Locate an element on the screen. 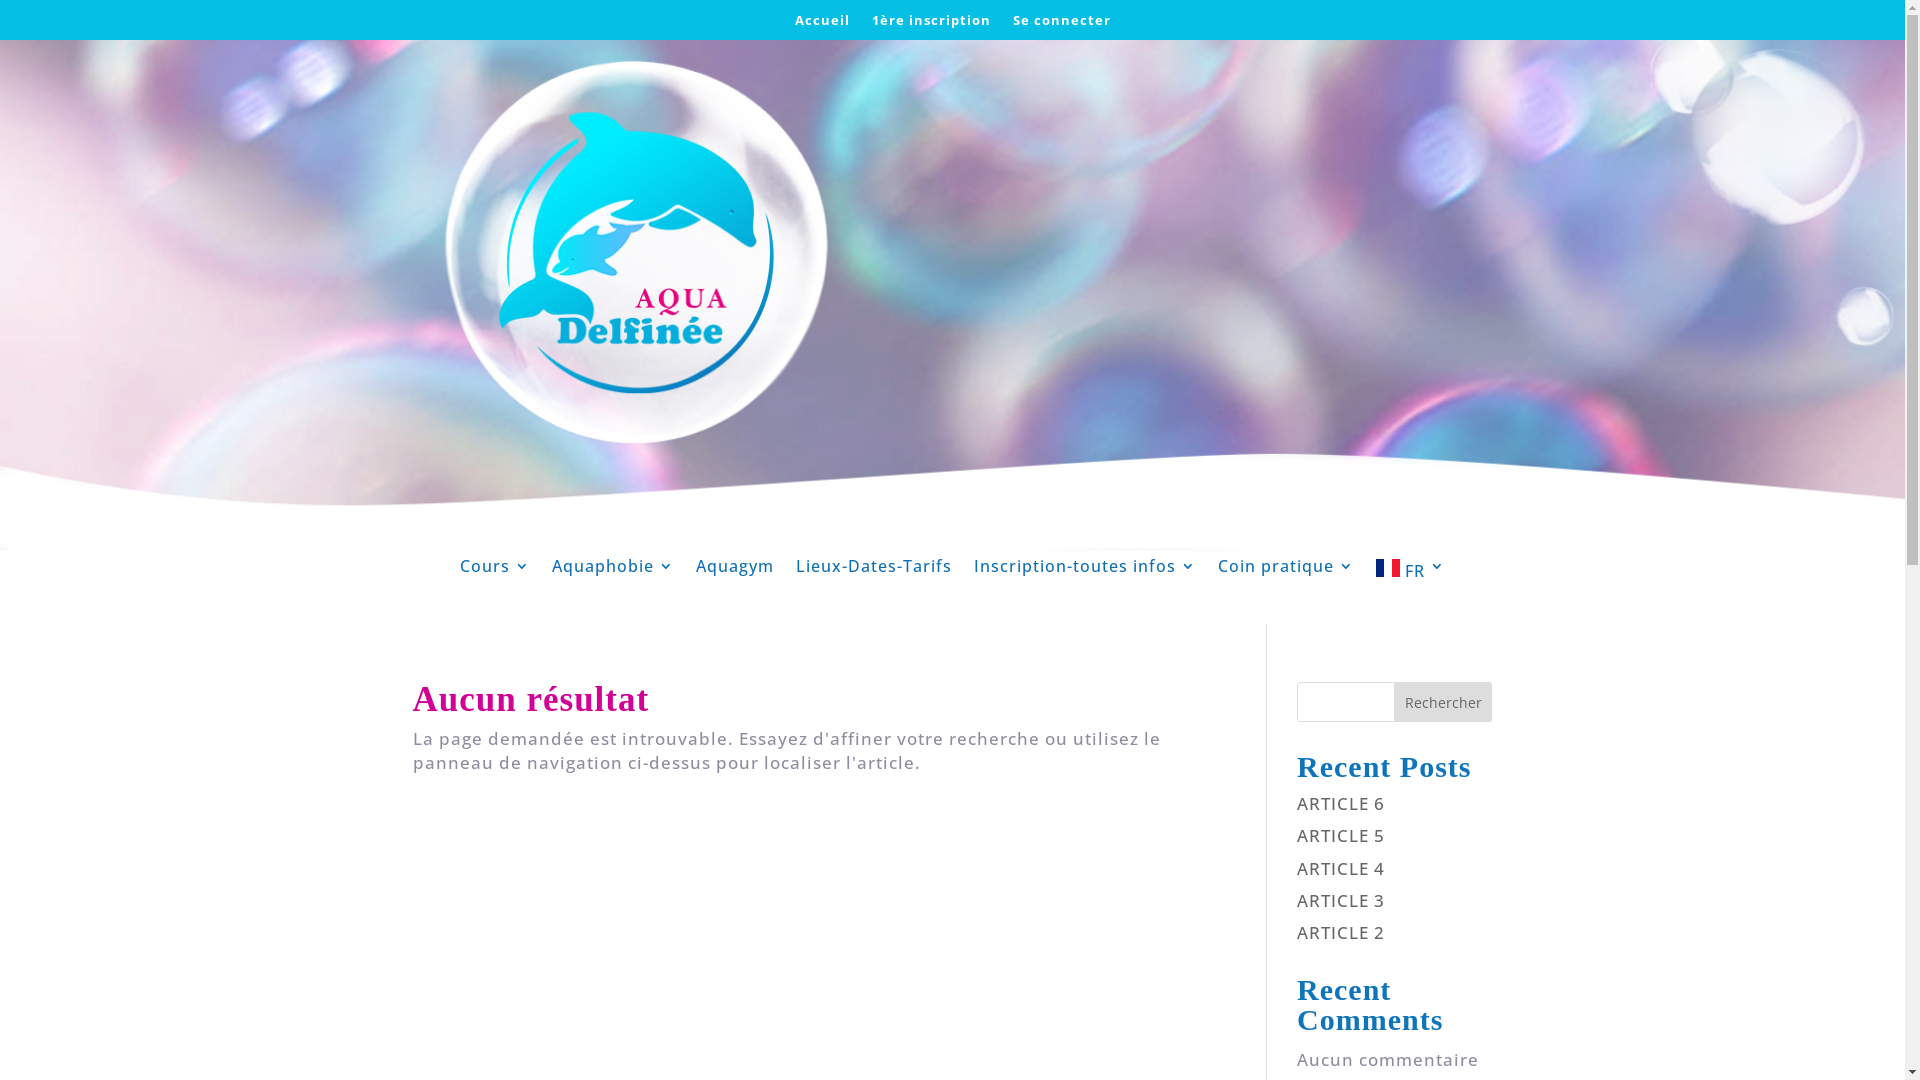  'Lieux-Dates-Tarifs' is located at coordinates (795, 572).